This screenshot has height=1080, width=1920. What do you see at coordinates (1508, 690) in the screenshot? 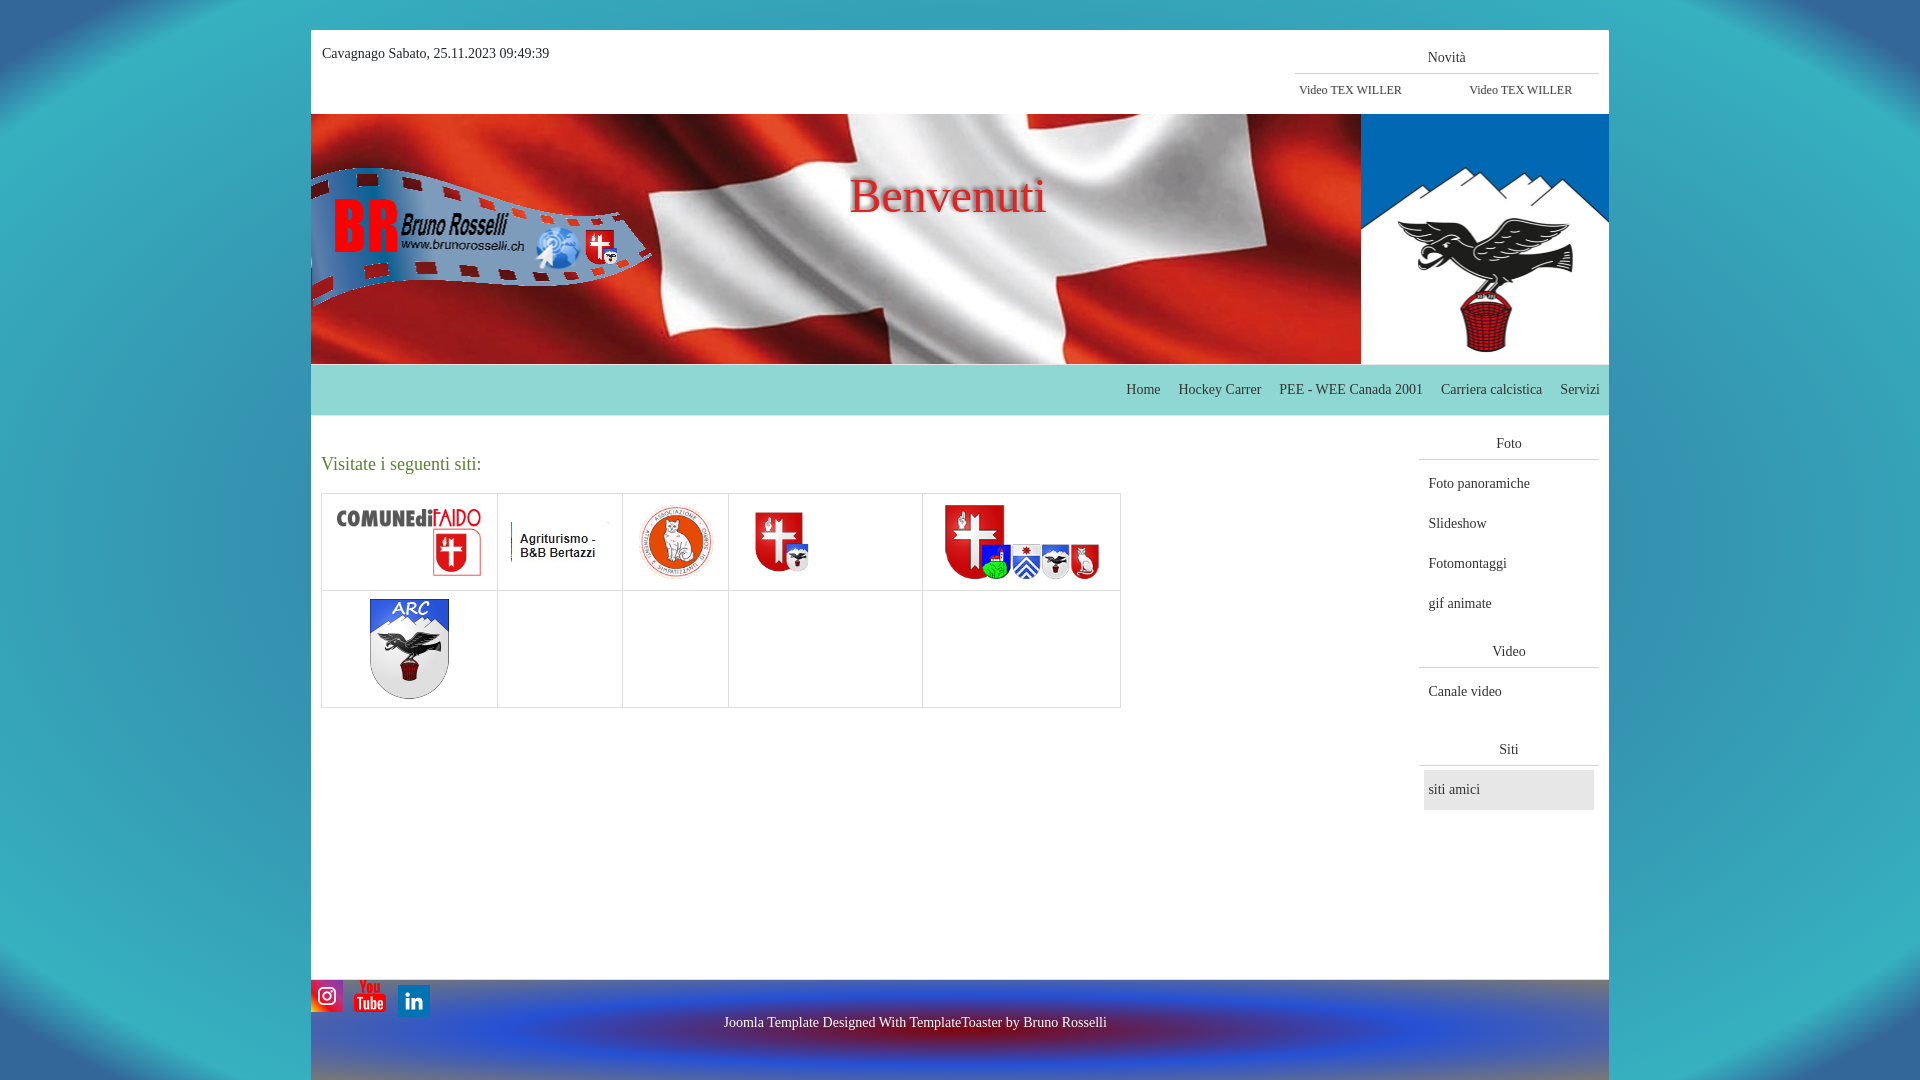
I see `'Canale video'` at bounding box center [1508, 690].